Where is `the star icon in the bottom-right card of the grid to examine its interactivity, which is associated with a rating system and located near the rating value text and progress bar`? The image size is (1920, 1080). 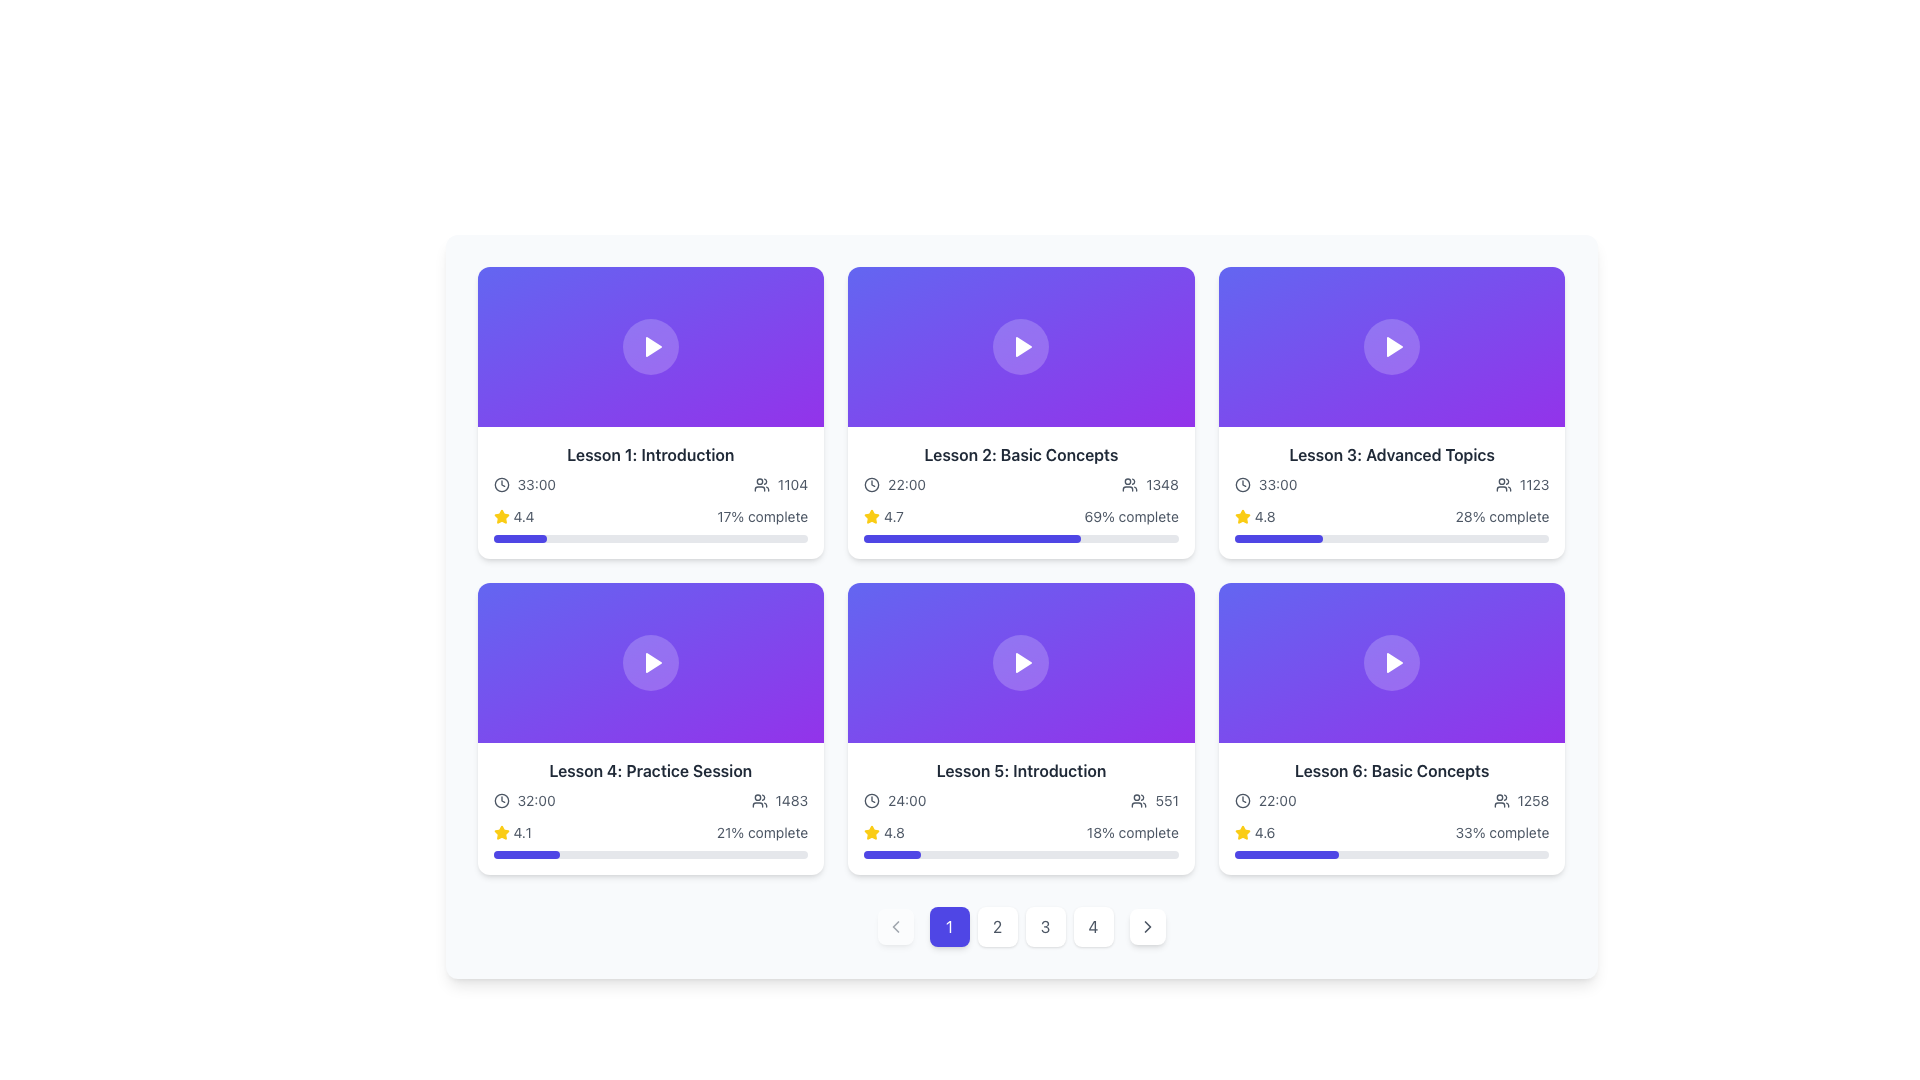
the star icon in the bottom-right card of the grid to examine its interactivity, which is associated with a rating system and located near the rating value text and progress bar is located at coordinates (1241, 832).